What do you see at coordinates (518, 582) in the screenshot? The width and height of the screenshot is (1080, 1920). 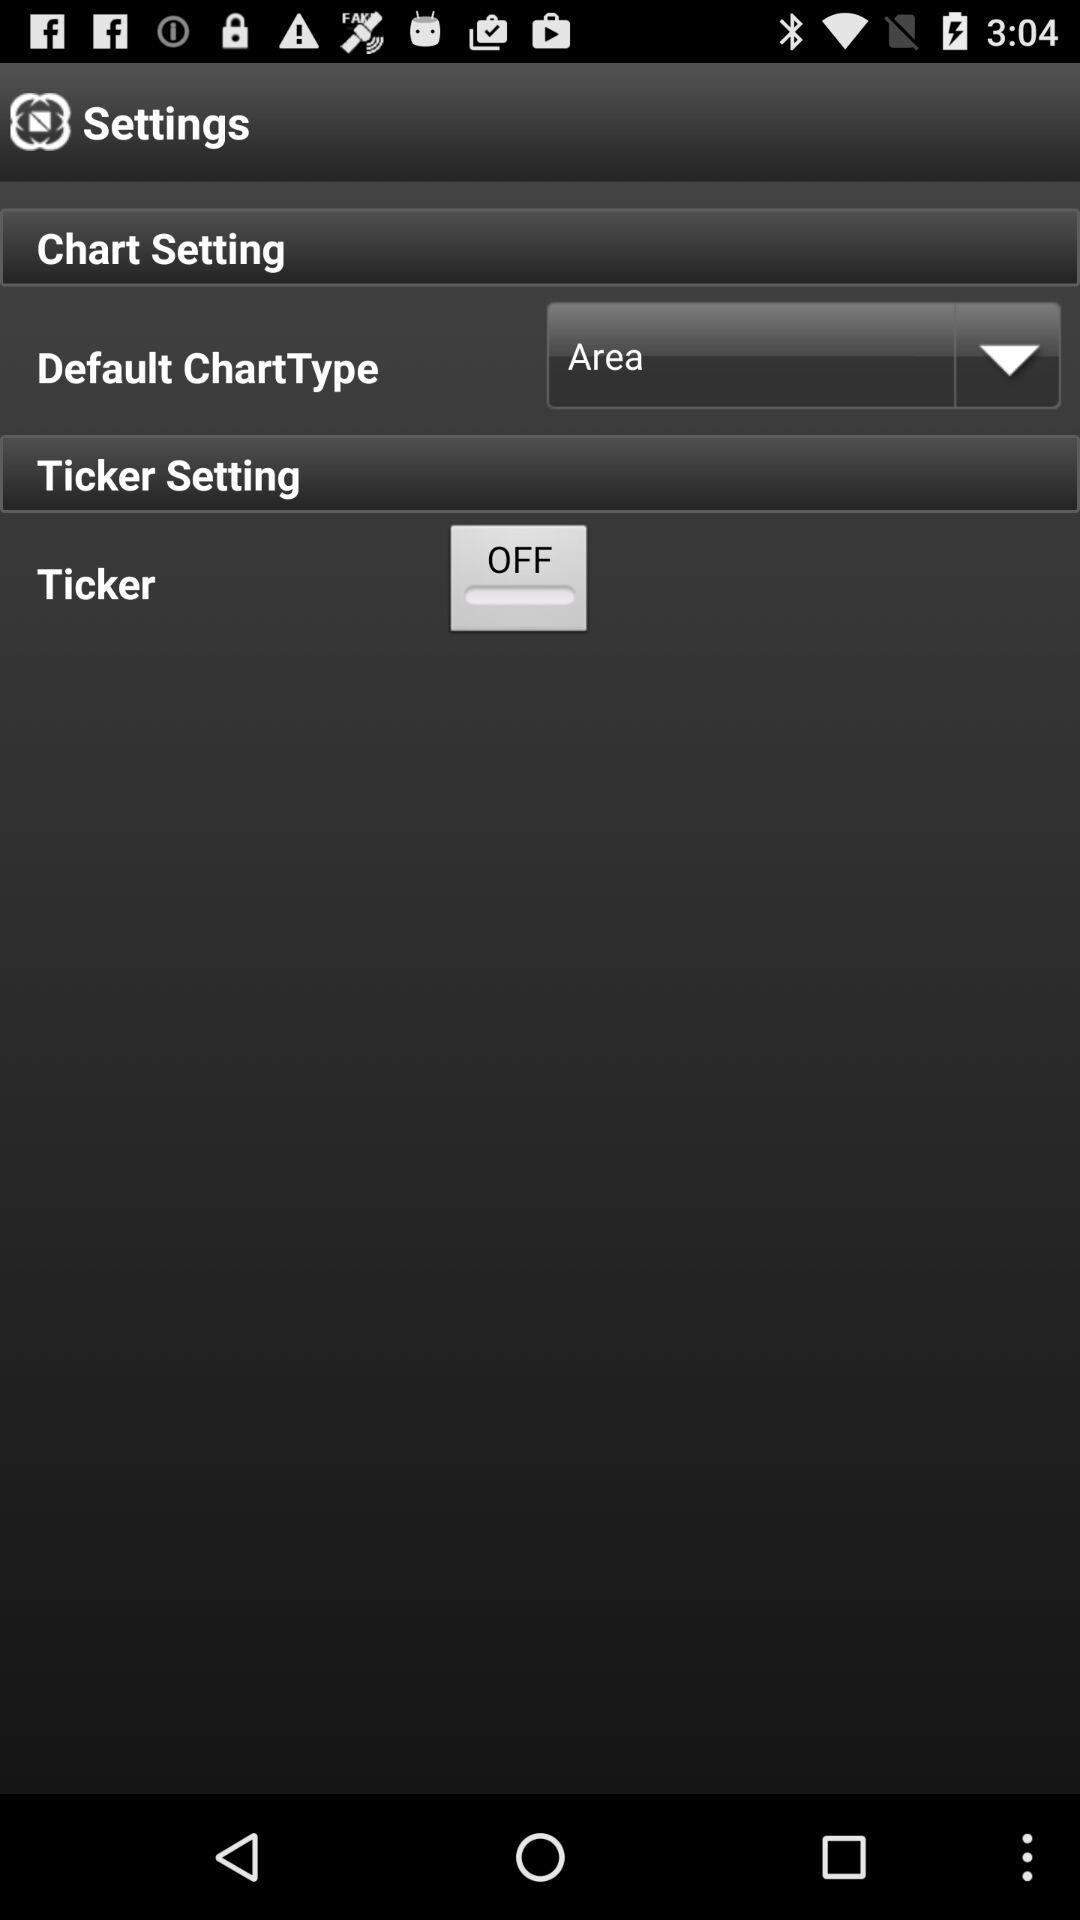 I see `the off` at bounding box center [518, 582].